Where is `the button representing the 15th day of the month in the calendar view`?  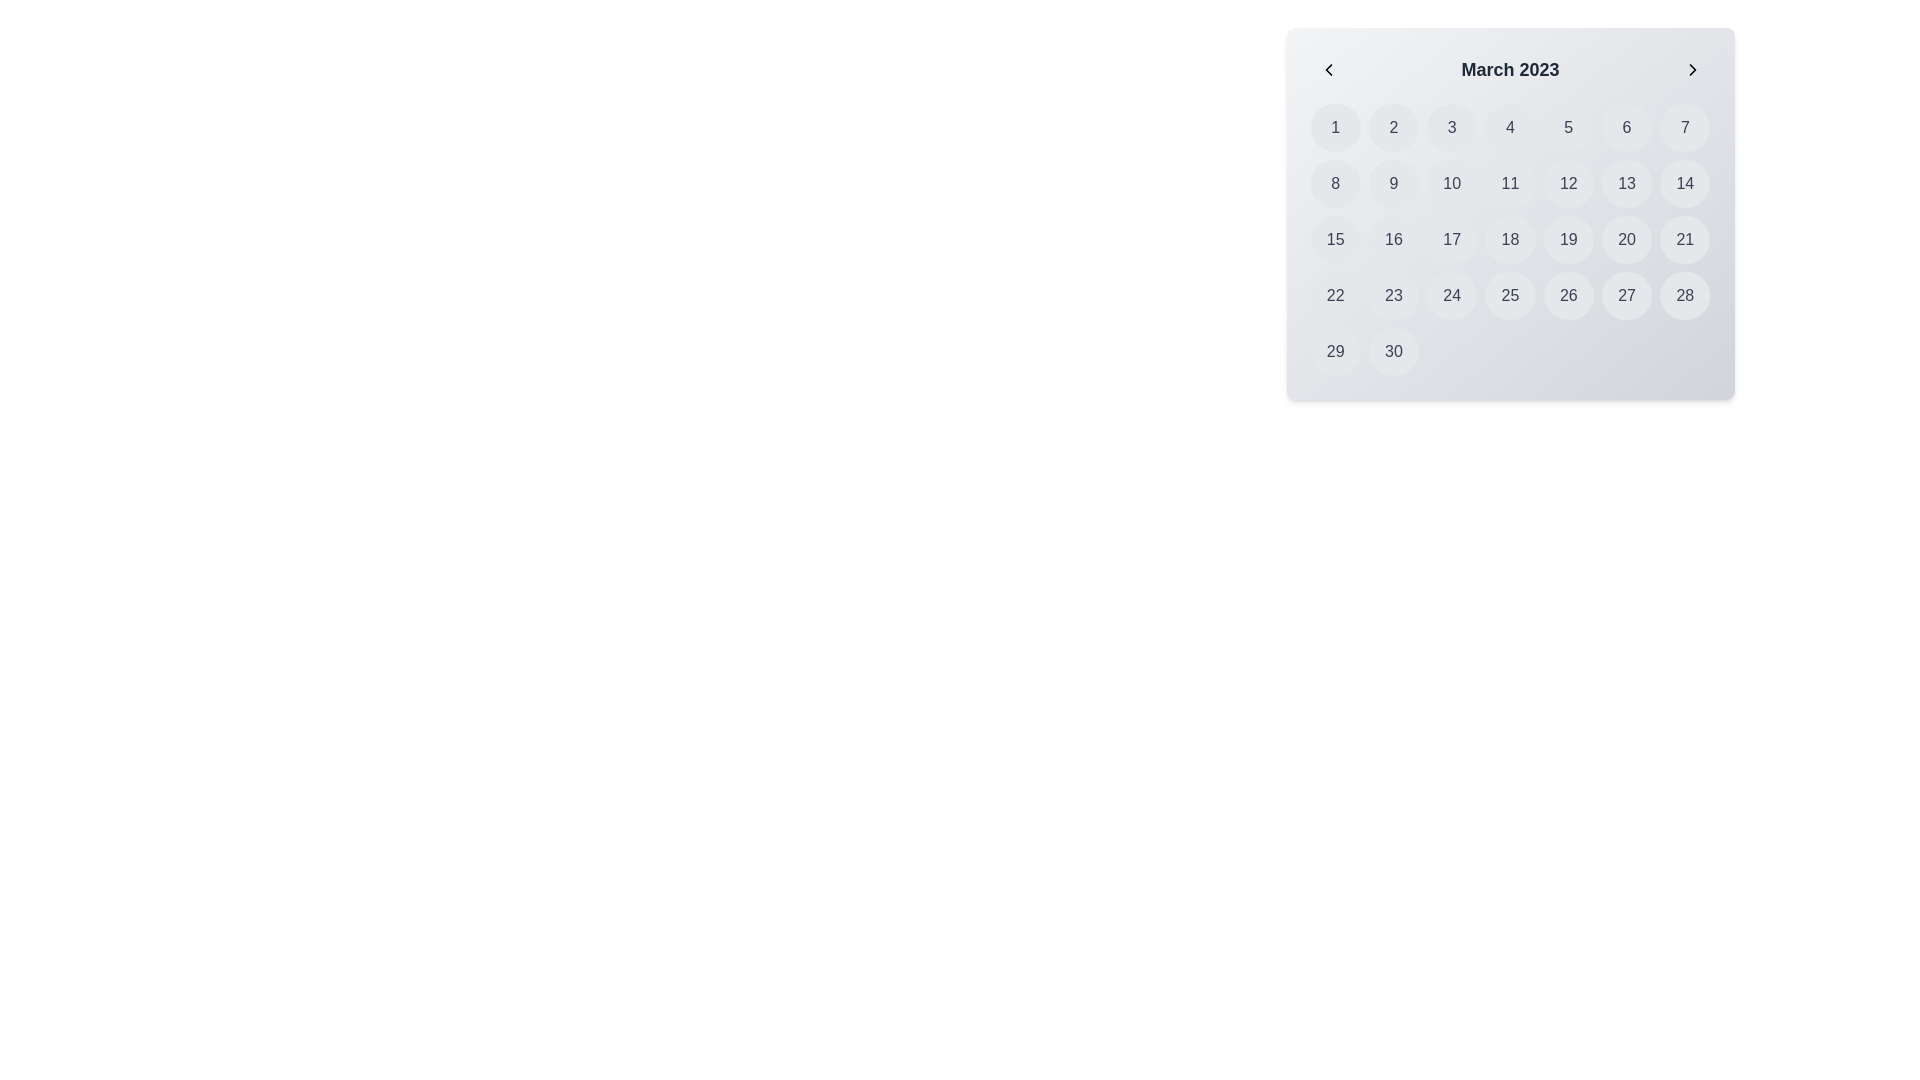
the button representing the 15th day of the month in the calendar view is located at coordinates (1335, 238).